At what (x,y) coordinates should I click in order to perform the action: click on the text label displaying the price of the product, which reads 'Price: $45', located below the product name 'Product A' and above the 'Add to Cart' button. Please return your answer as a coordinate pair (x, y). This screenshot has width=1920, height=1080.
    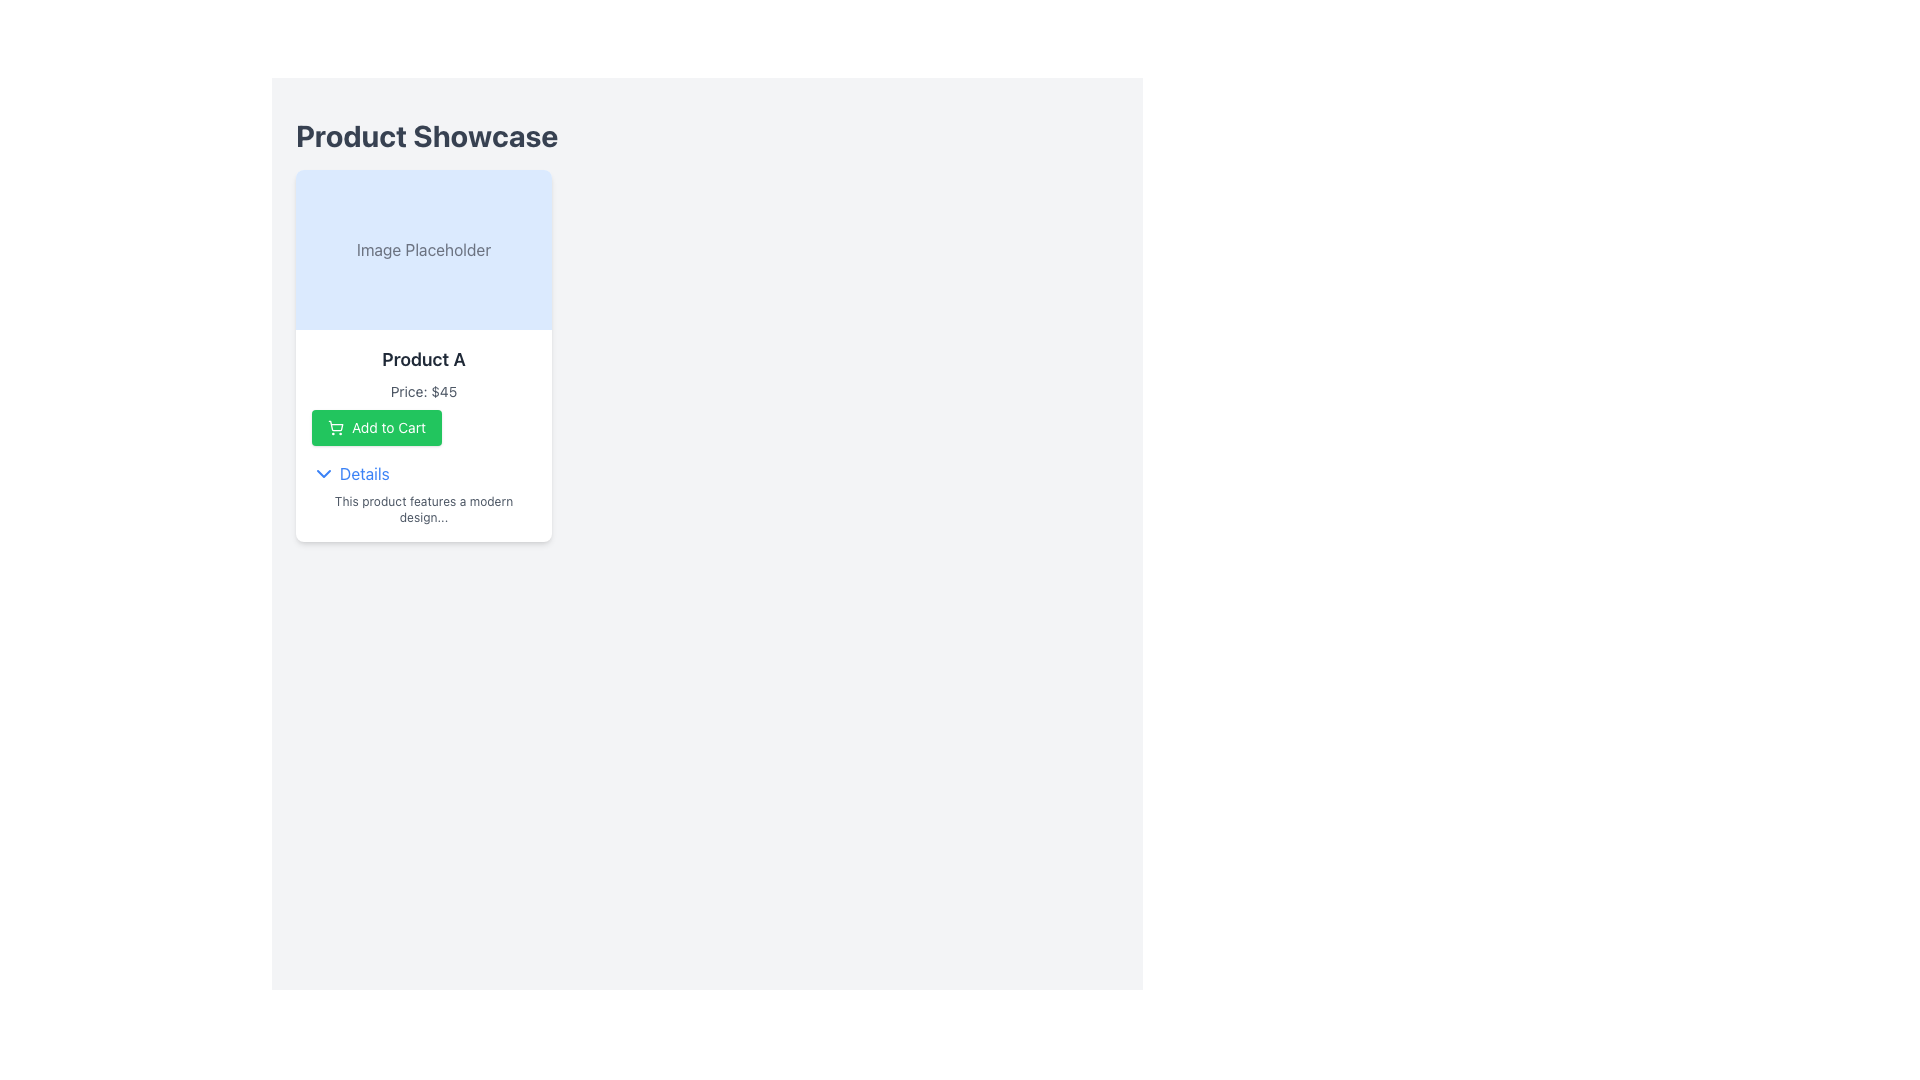
    Looking at the image, I should click on (422, 392).